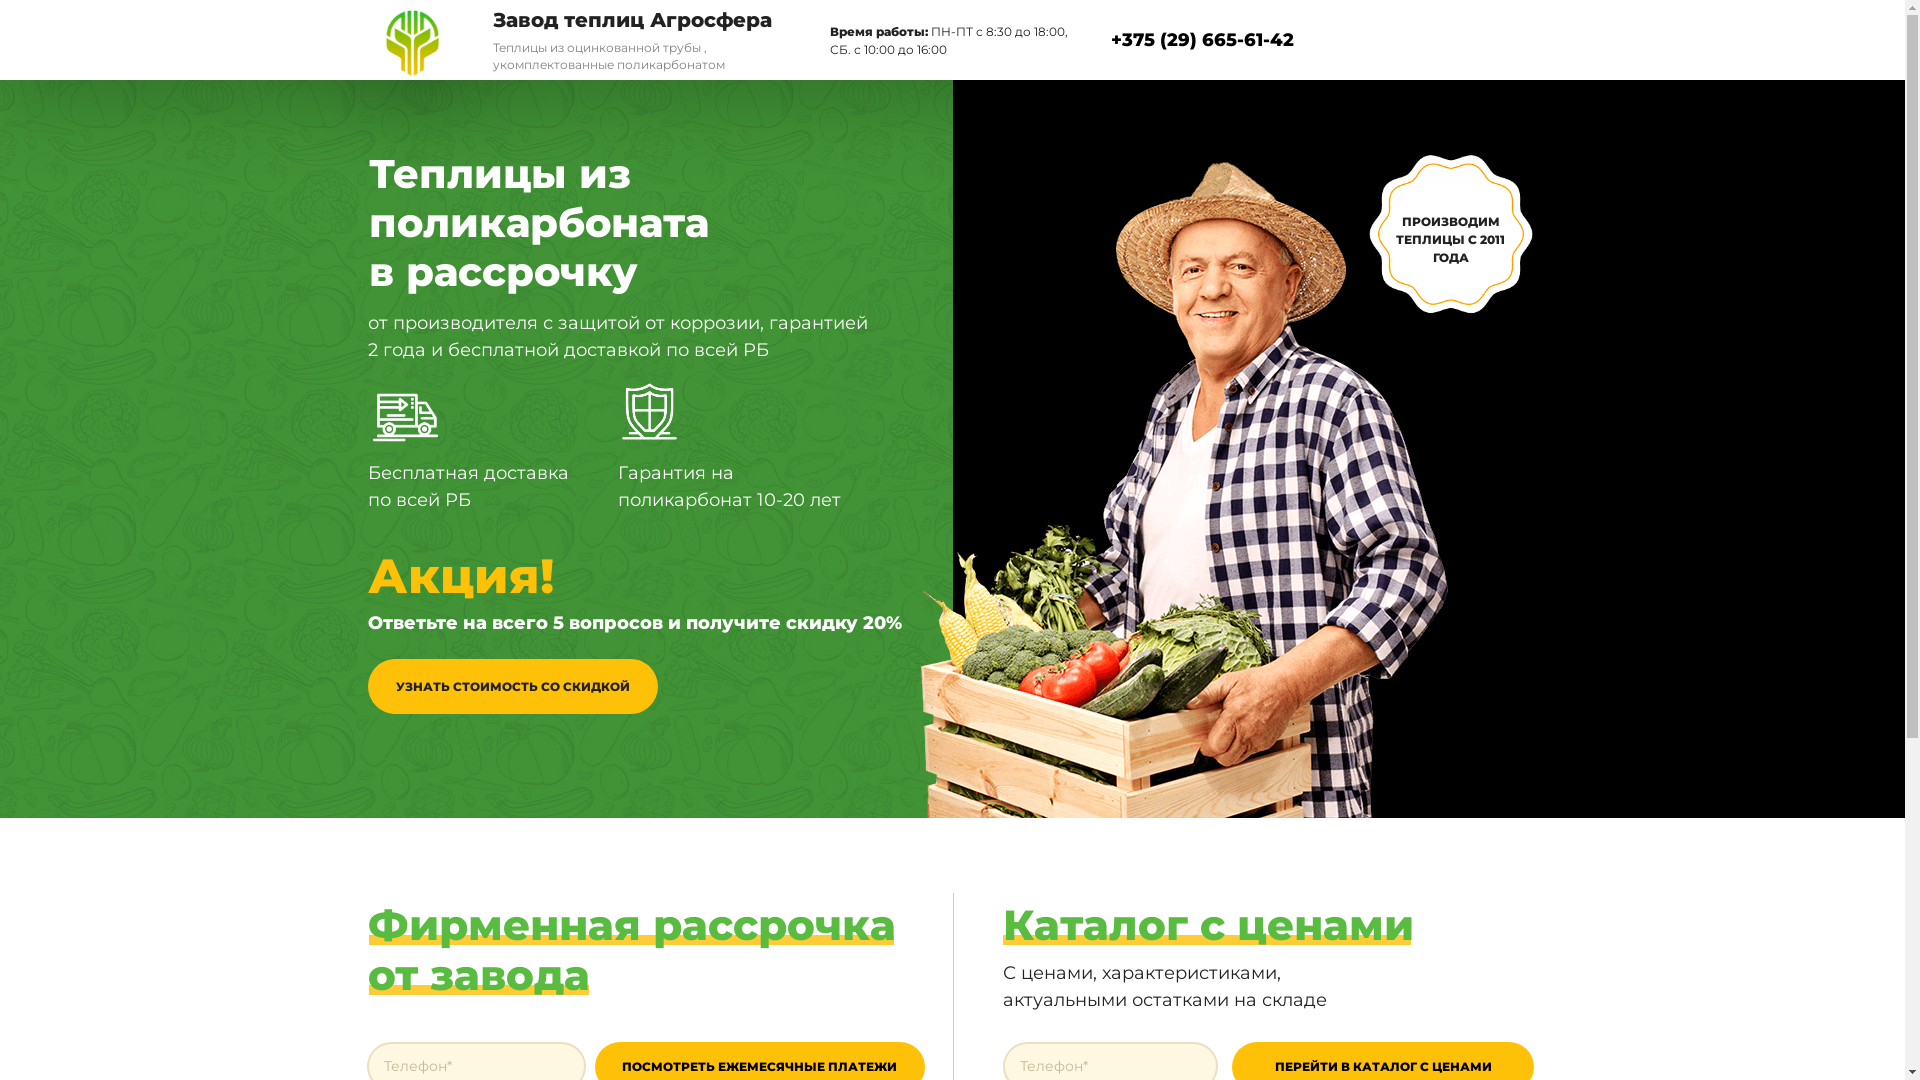 The width and height of the screenshot is (1920, 1080). I want to click on '+375 (29) 665-61-42', so click(1200, 39).